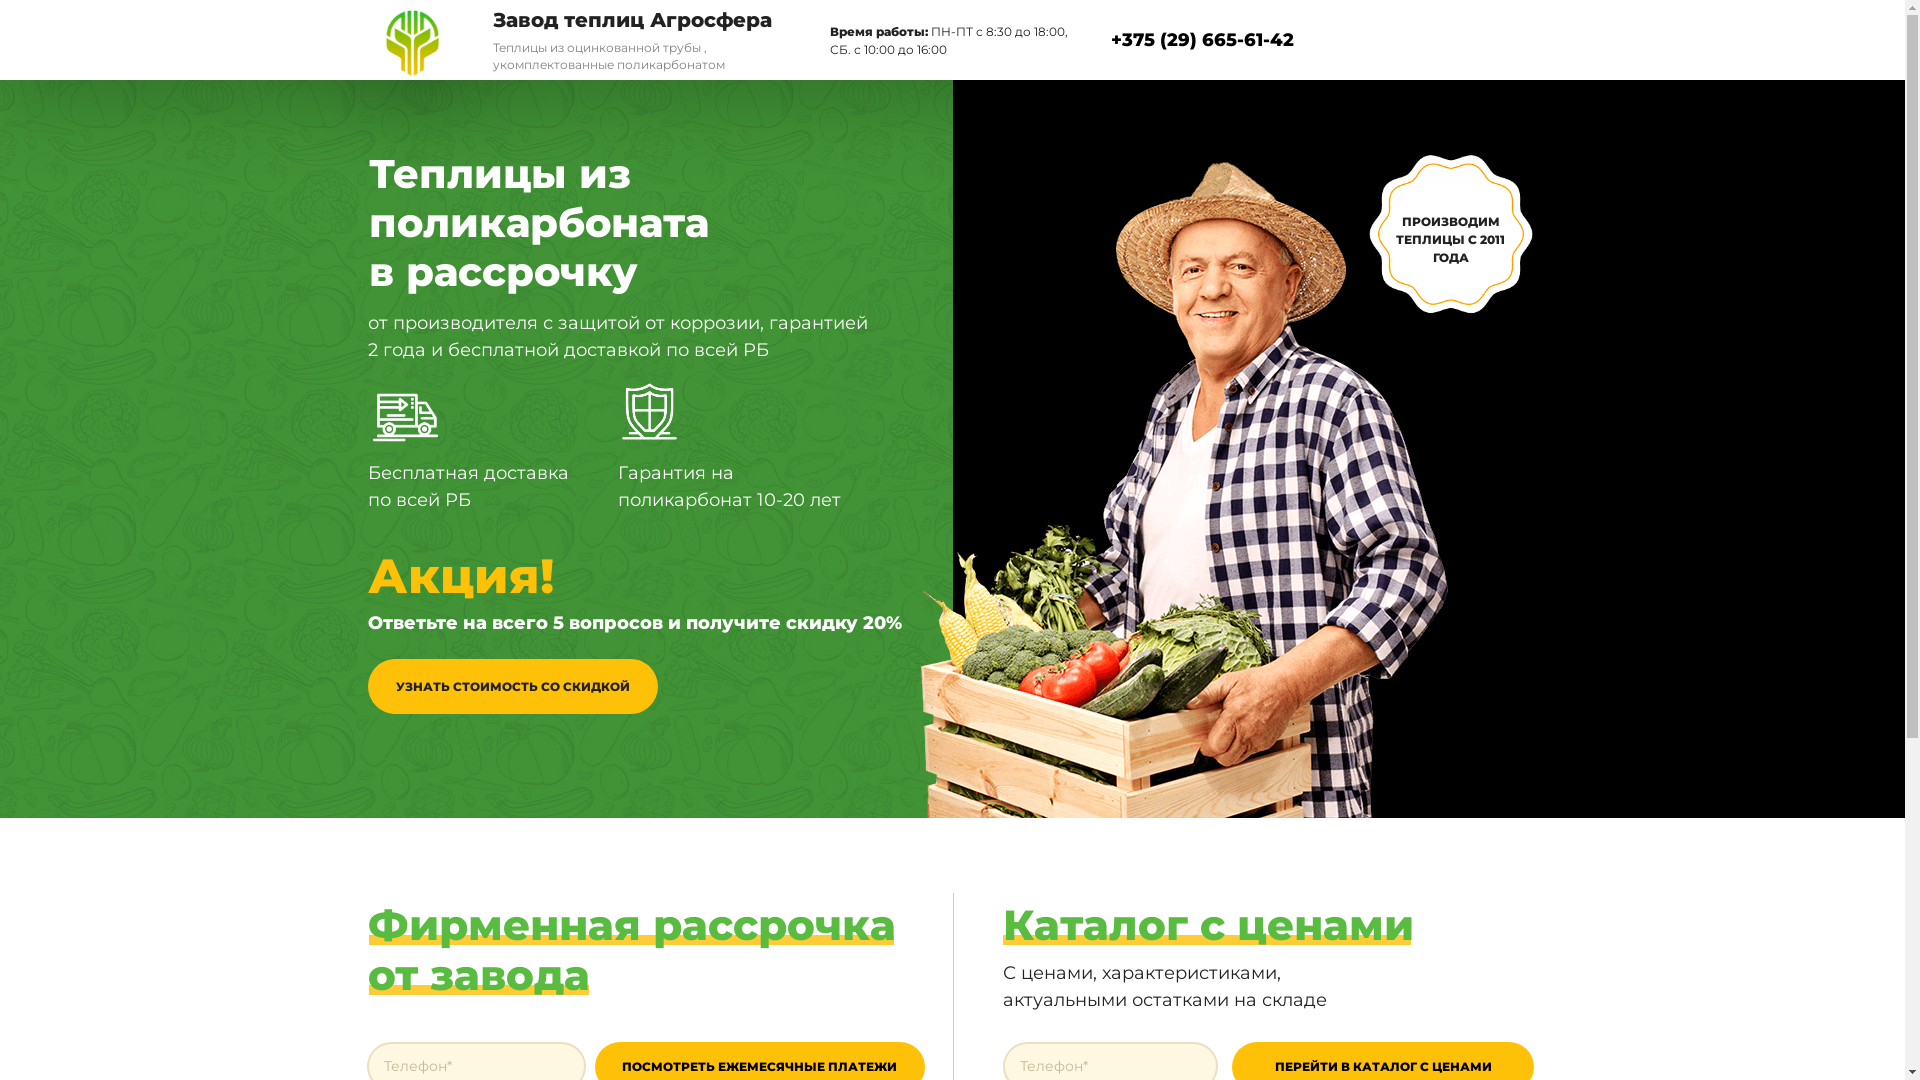 The width and height of the screenshot is (1920, 1080). I want to click on '+375 (29) 665-61-42', so click(1200, 39).